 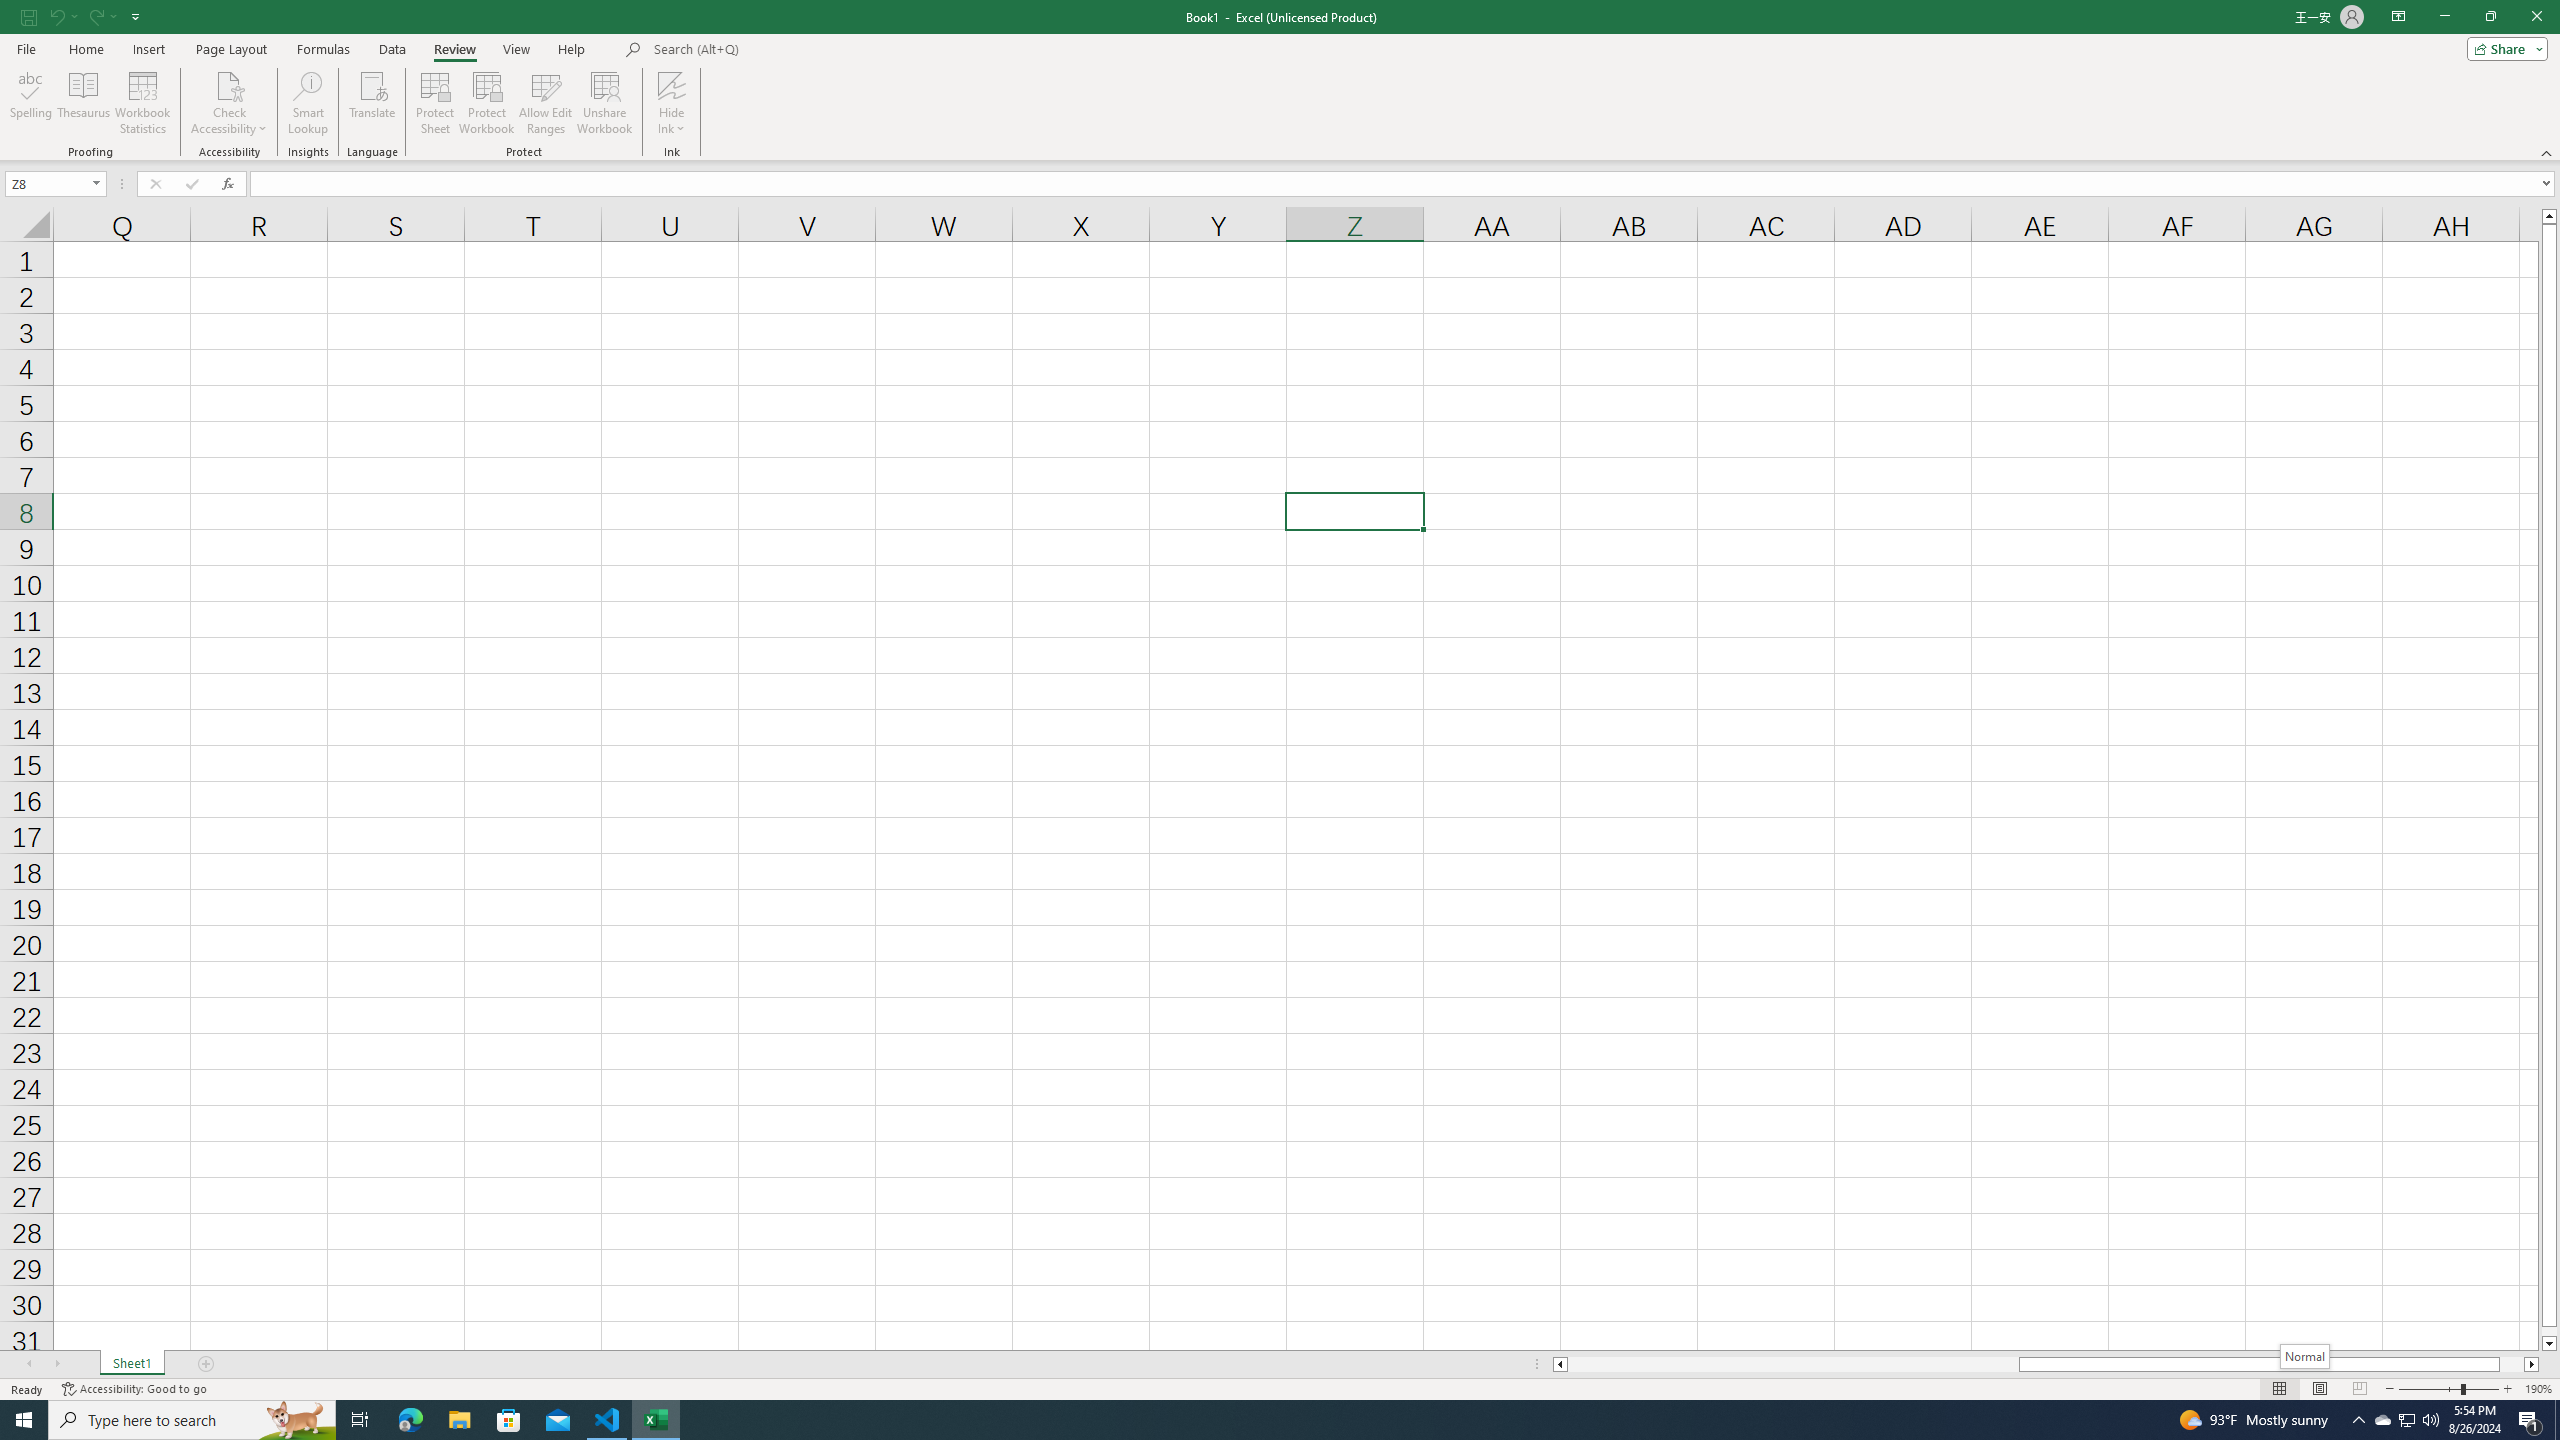 I want to click on 'Translate', so click(x=371, y=103).